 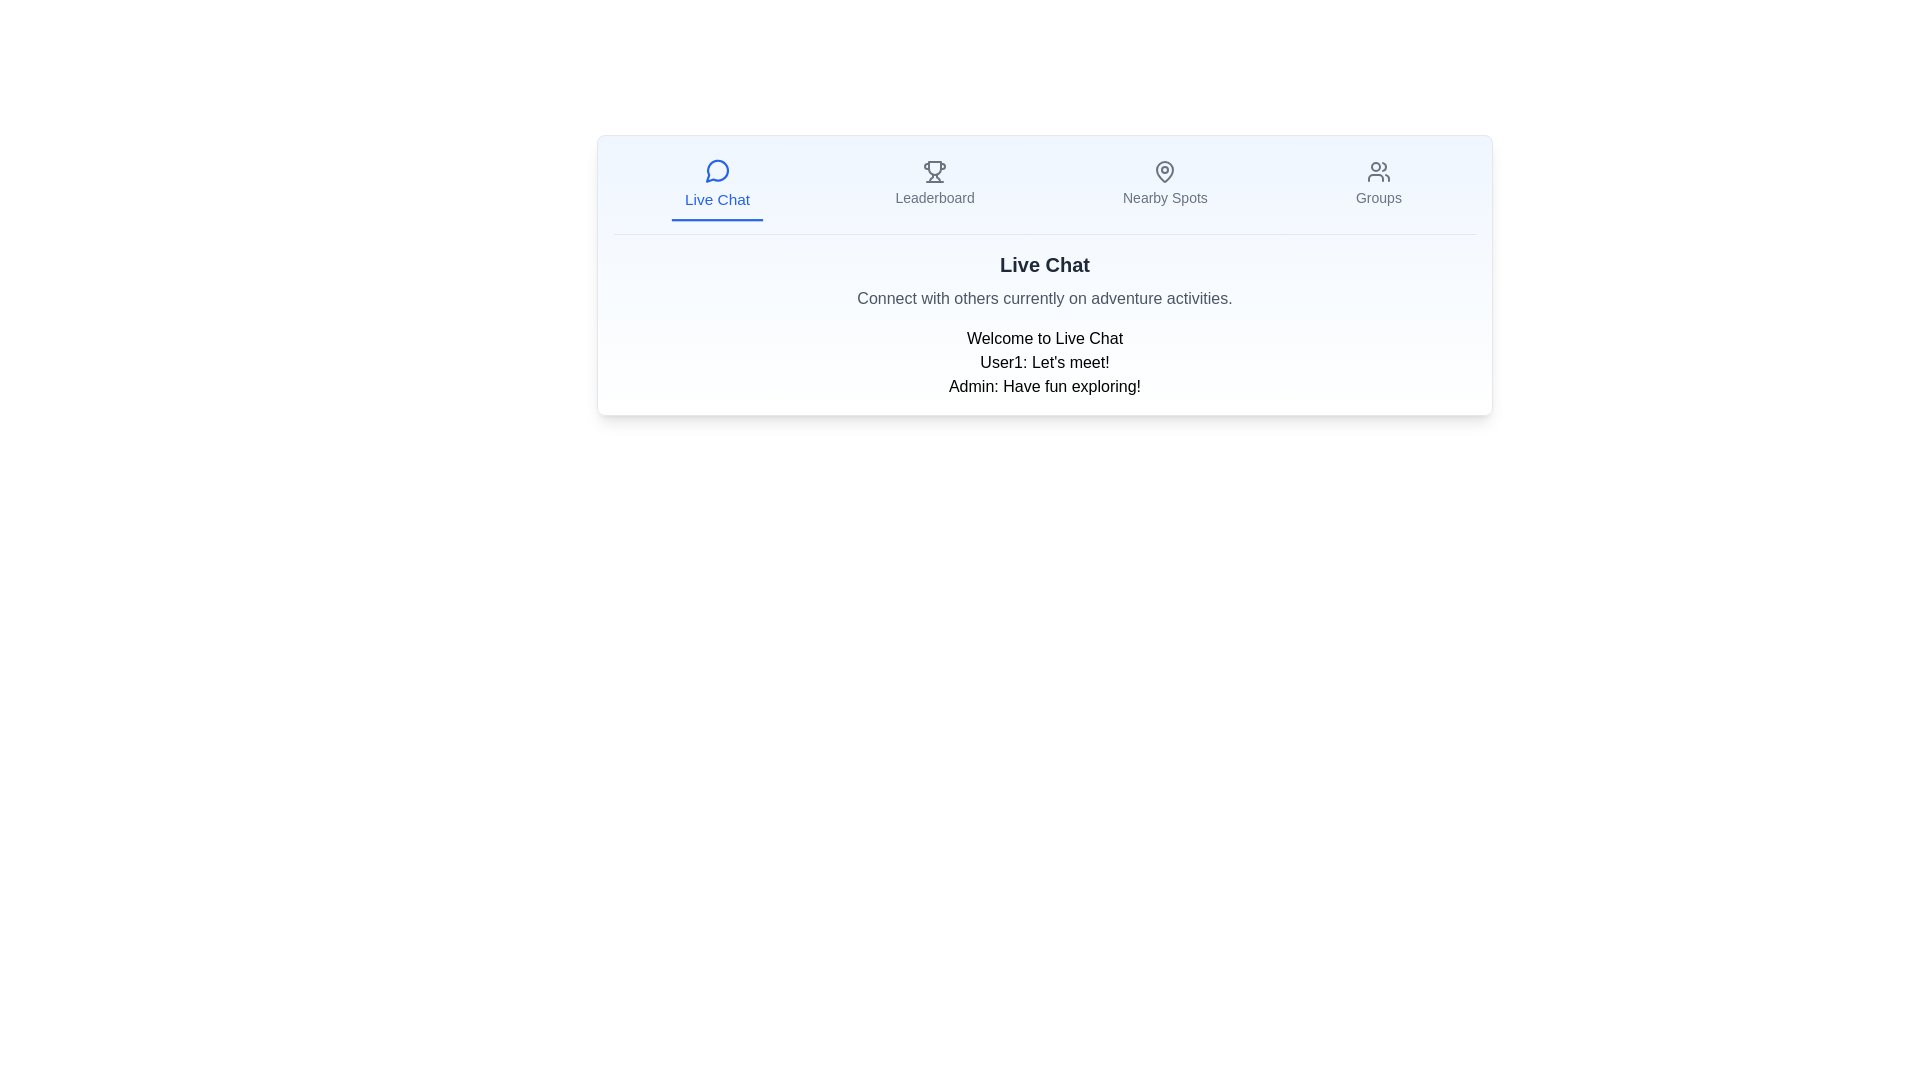 What do you see at coordinates (717, 199) in the screenshot?
I see `text label 'Live Chat' located in the bottom-center area of a navigation tab, styled with a medium-sized blue font and positioned below a speech bubble icon` at bounding box center [717, 199].